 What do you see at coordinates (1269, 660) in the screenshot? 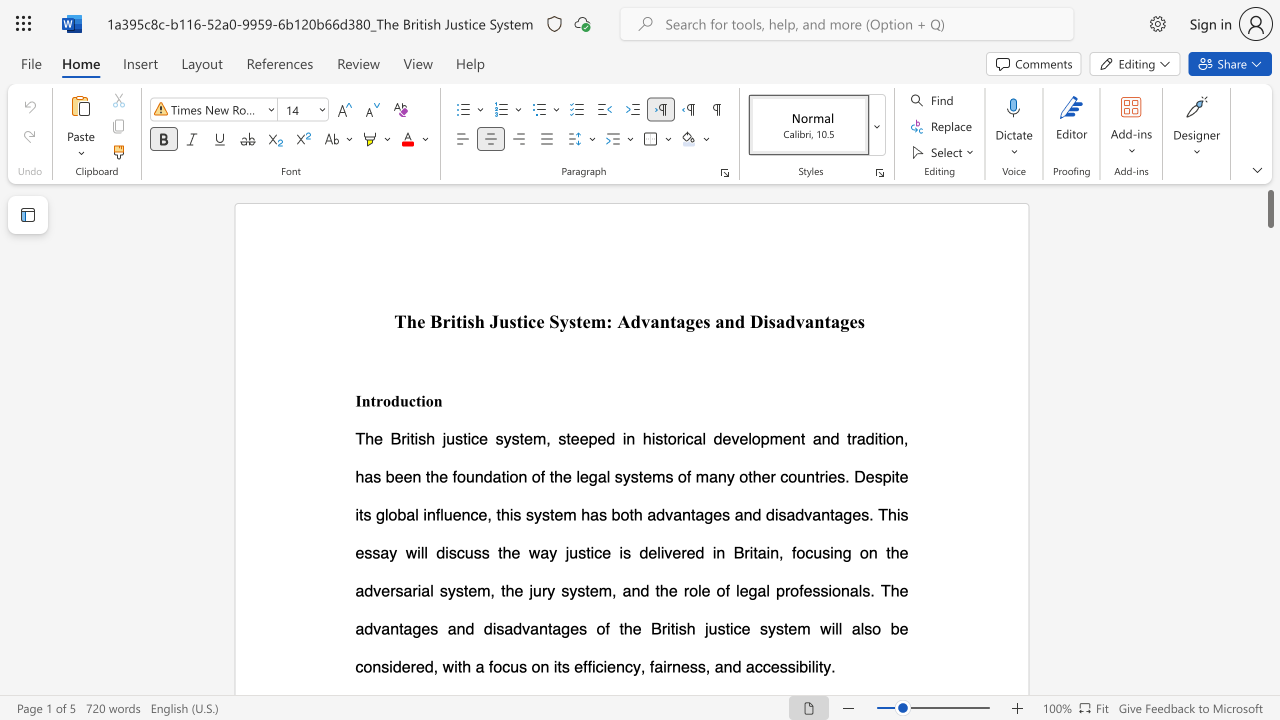
I see `the right-hand scrollbar to descend the page` at bounding box center [1269, 660].